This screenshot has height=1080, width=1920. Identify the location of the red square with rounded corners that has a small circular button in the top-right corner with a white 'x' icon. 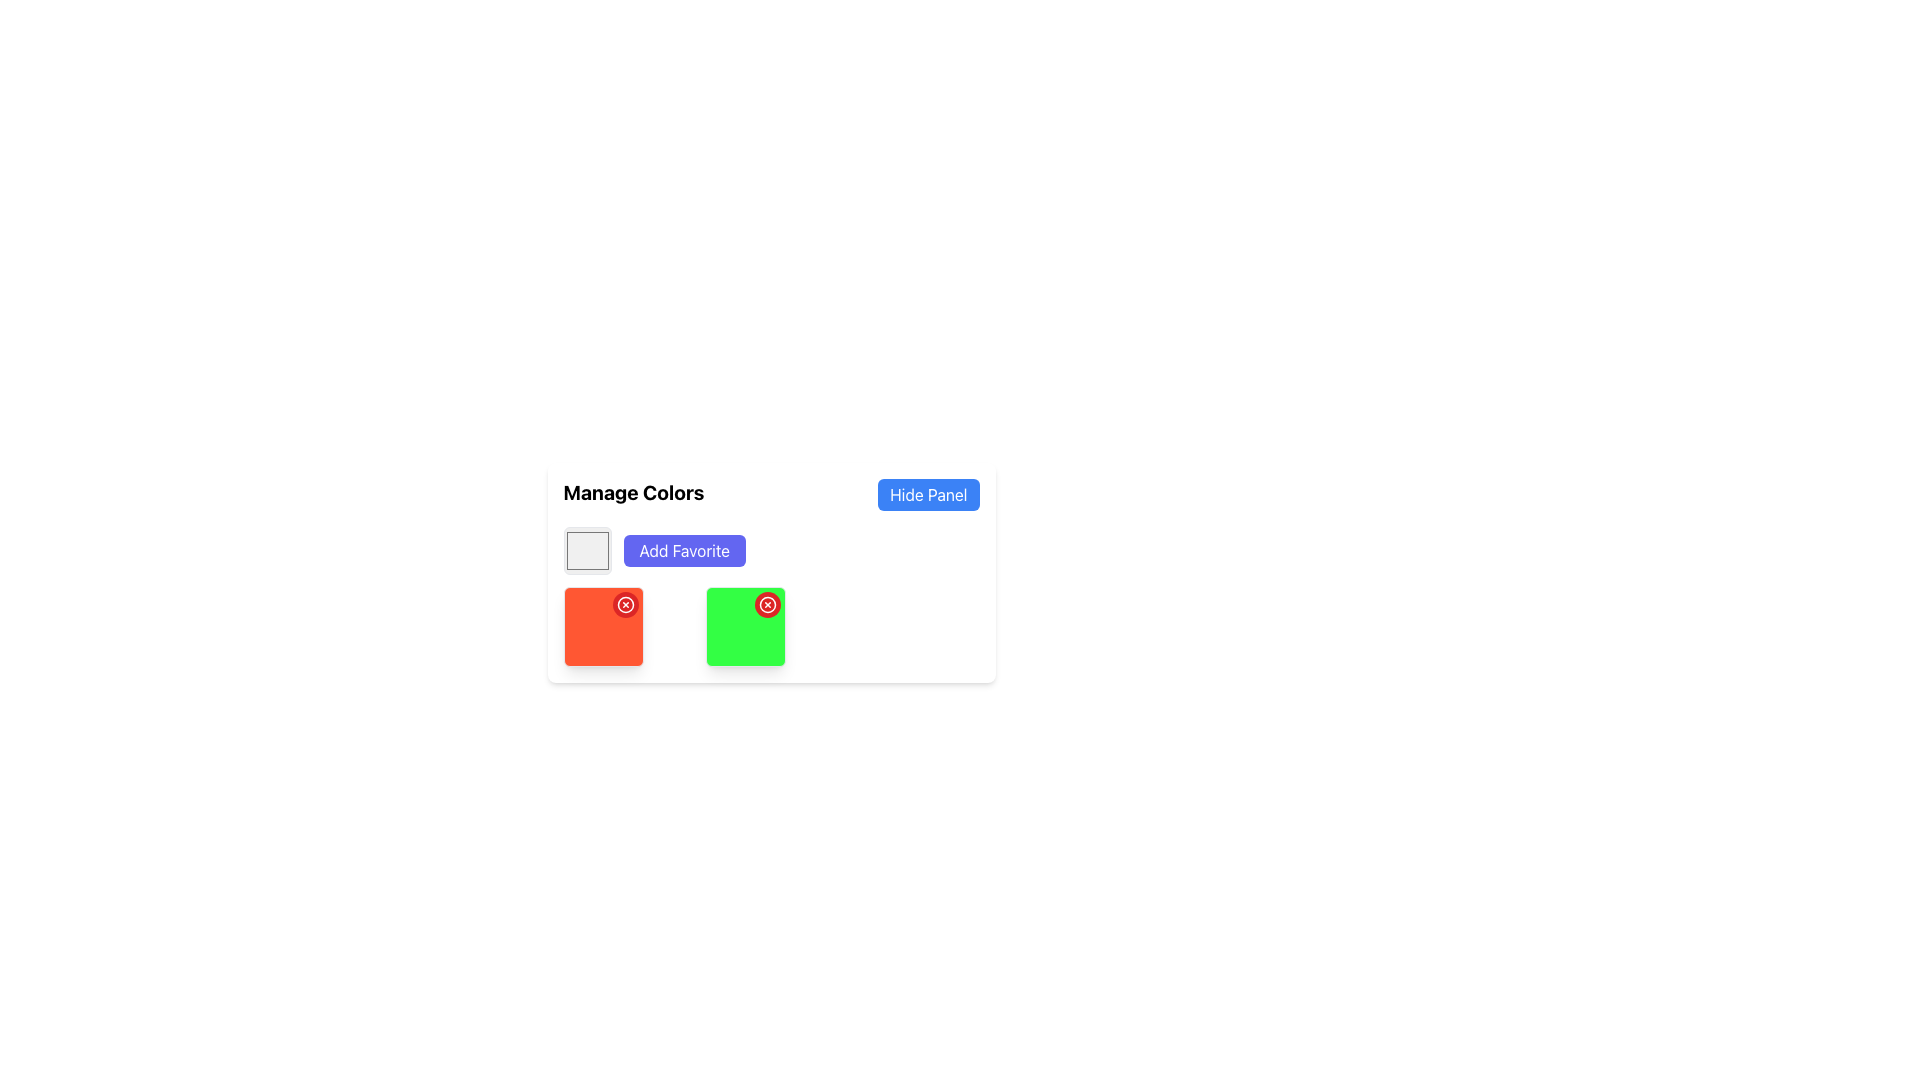
(602, 626).